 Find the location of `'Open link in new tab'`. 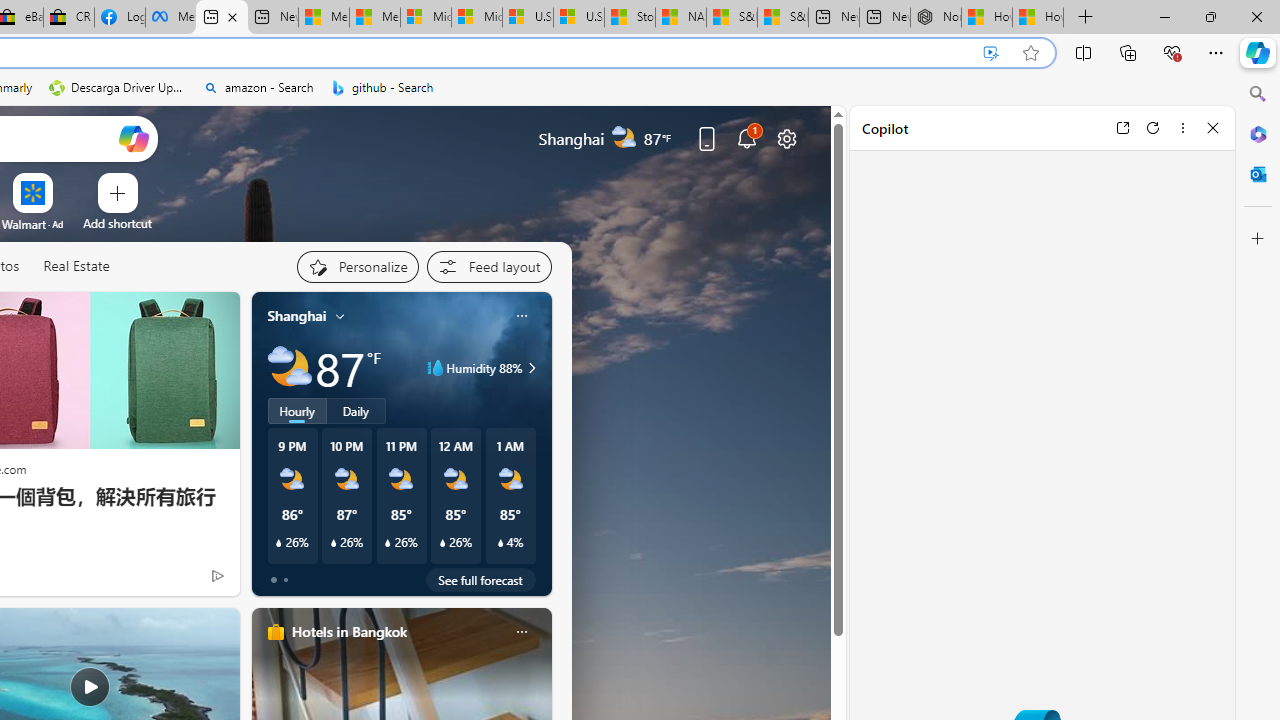

'Open link in new tab' is located at coordinates (1122, 127).